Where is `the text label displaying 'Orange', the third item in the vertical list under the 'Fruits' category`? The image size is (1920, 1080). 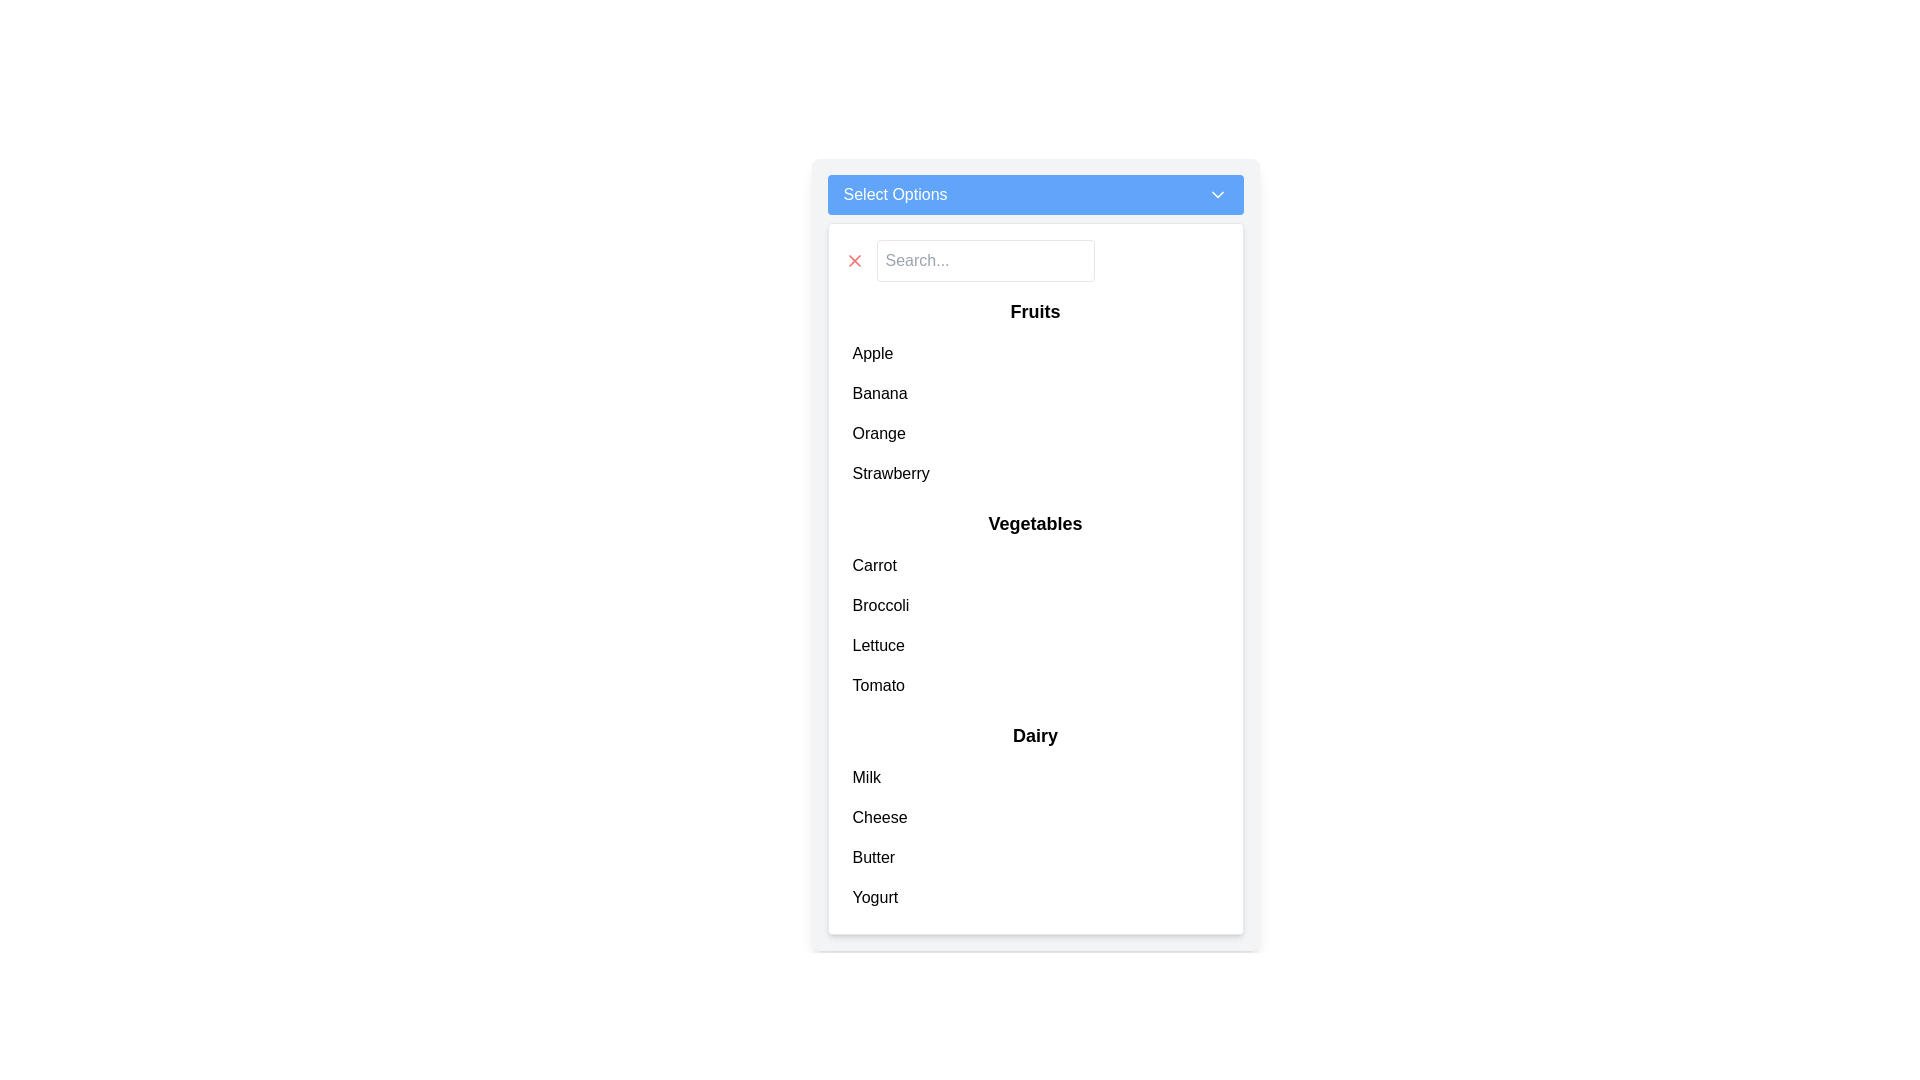 the text label displaying 'Orange', the third item in the vertical list under the 'Fruits' category is located at coordinates (879, 433).